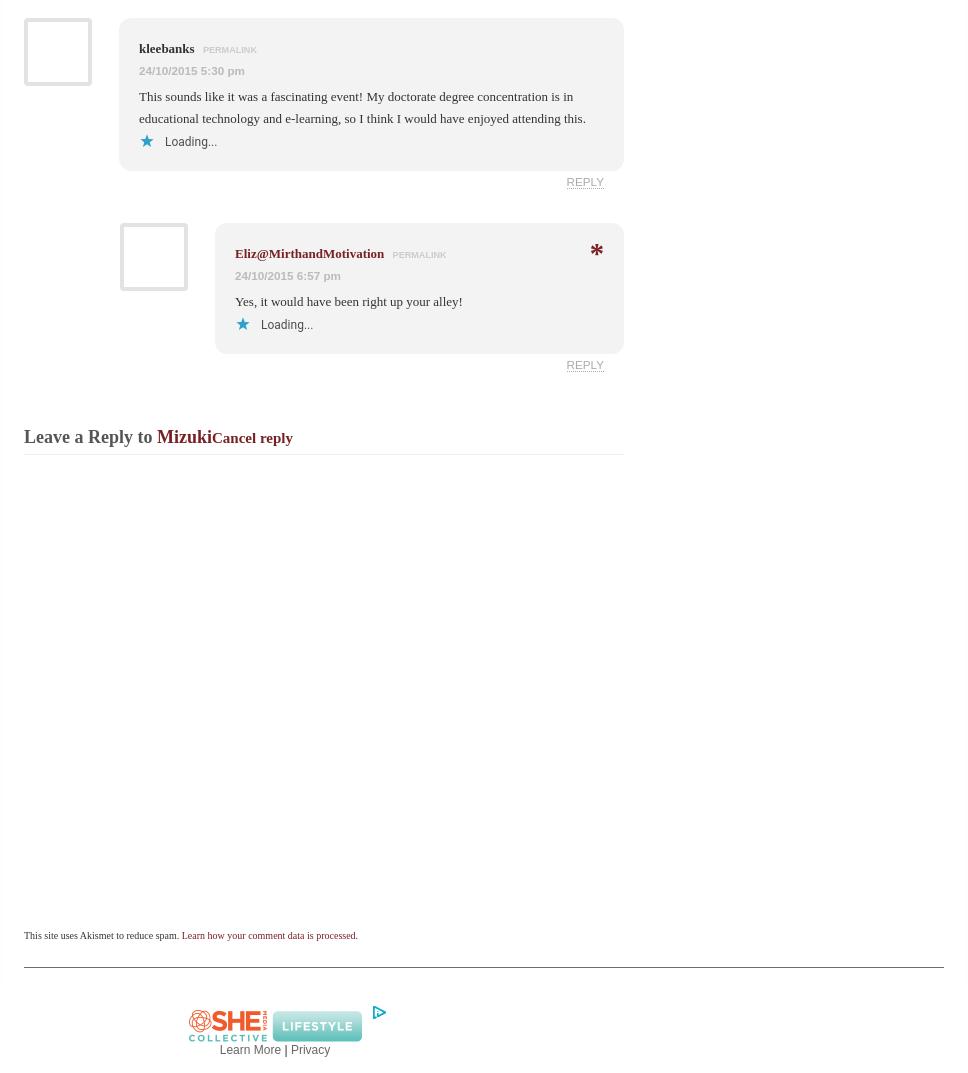 The image size is (968, 1073). I want to click on 'Leave a Reply to', so click(90, 435).